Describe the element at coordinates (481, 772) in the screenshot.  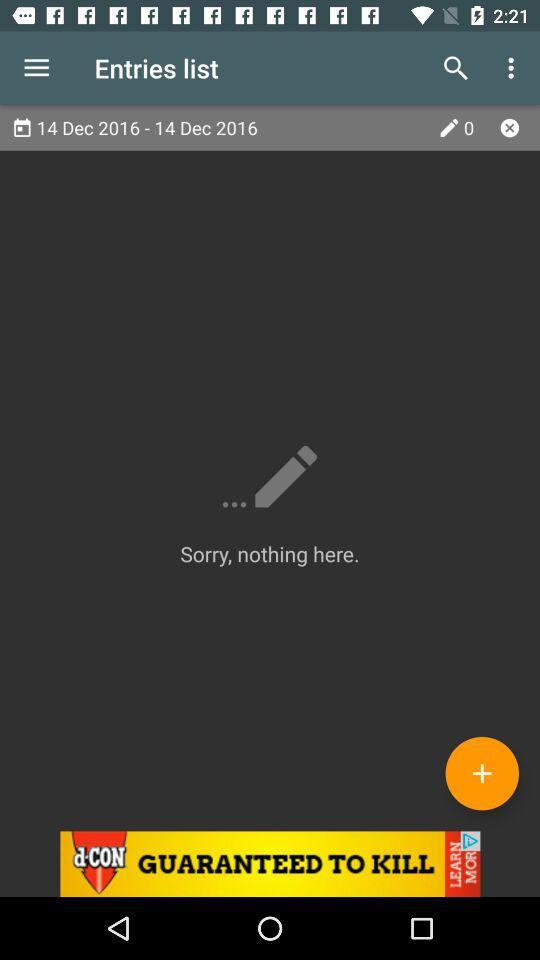
I see `the add icon` at that location.